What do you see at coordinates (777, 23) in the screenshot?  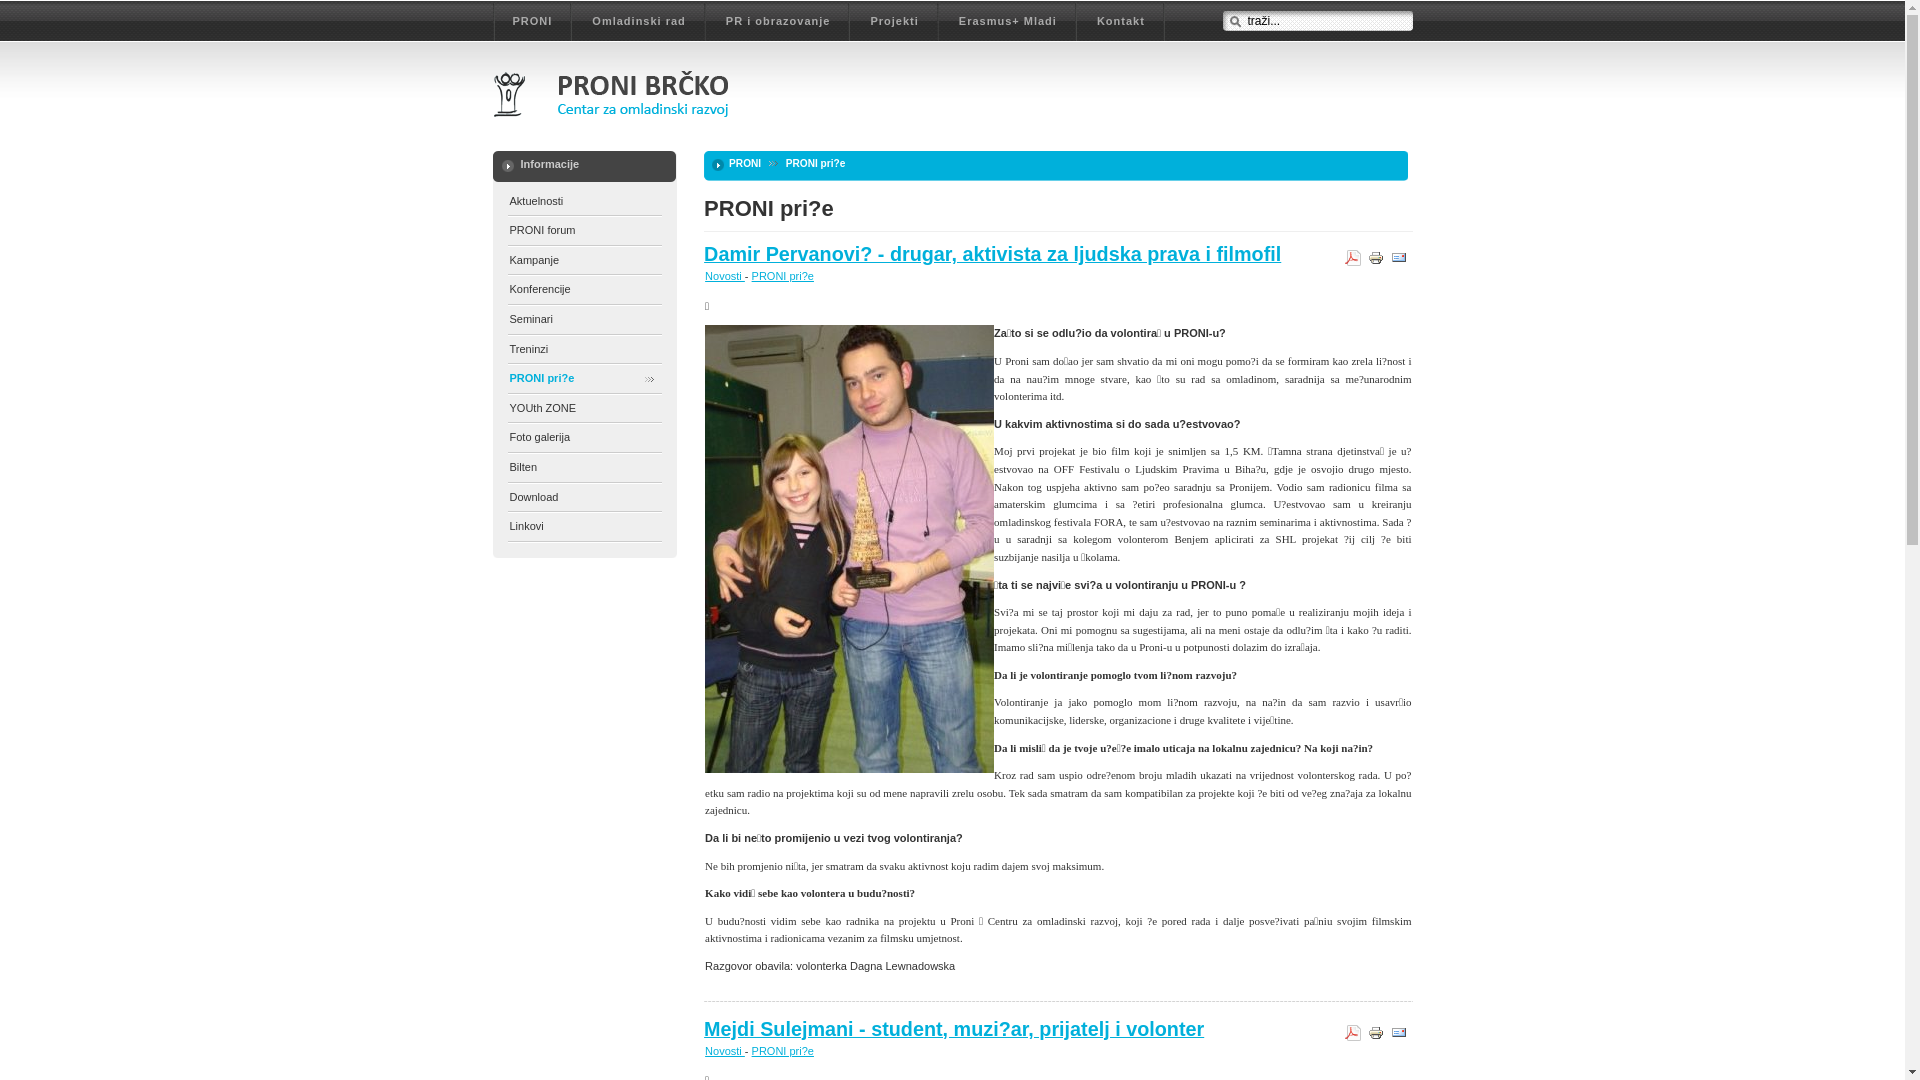 I see `'PR i obrazovanje'` at bounding box center [777, 23].